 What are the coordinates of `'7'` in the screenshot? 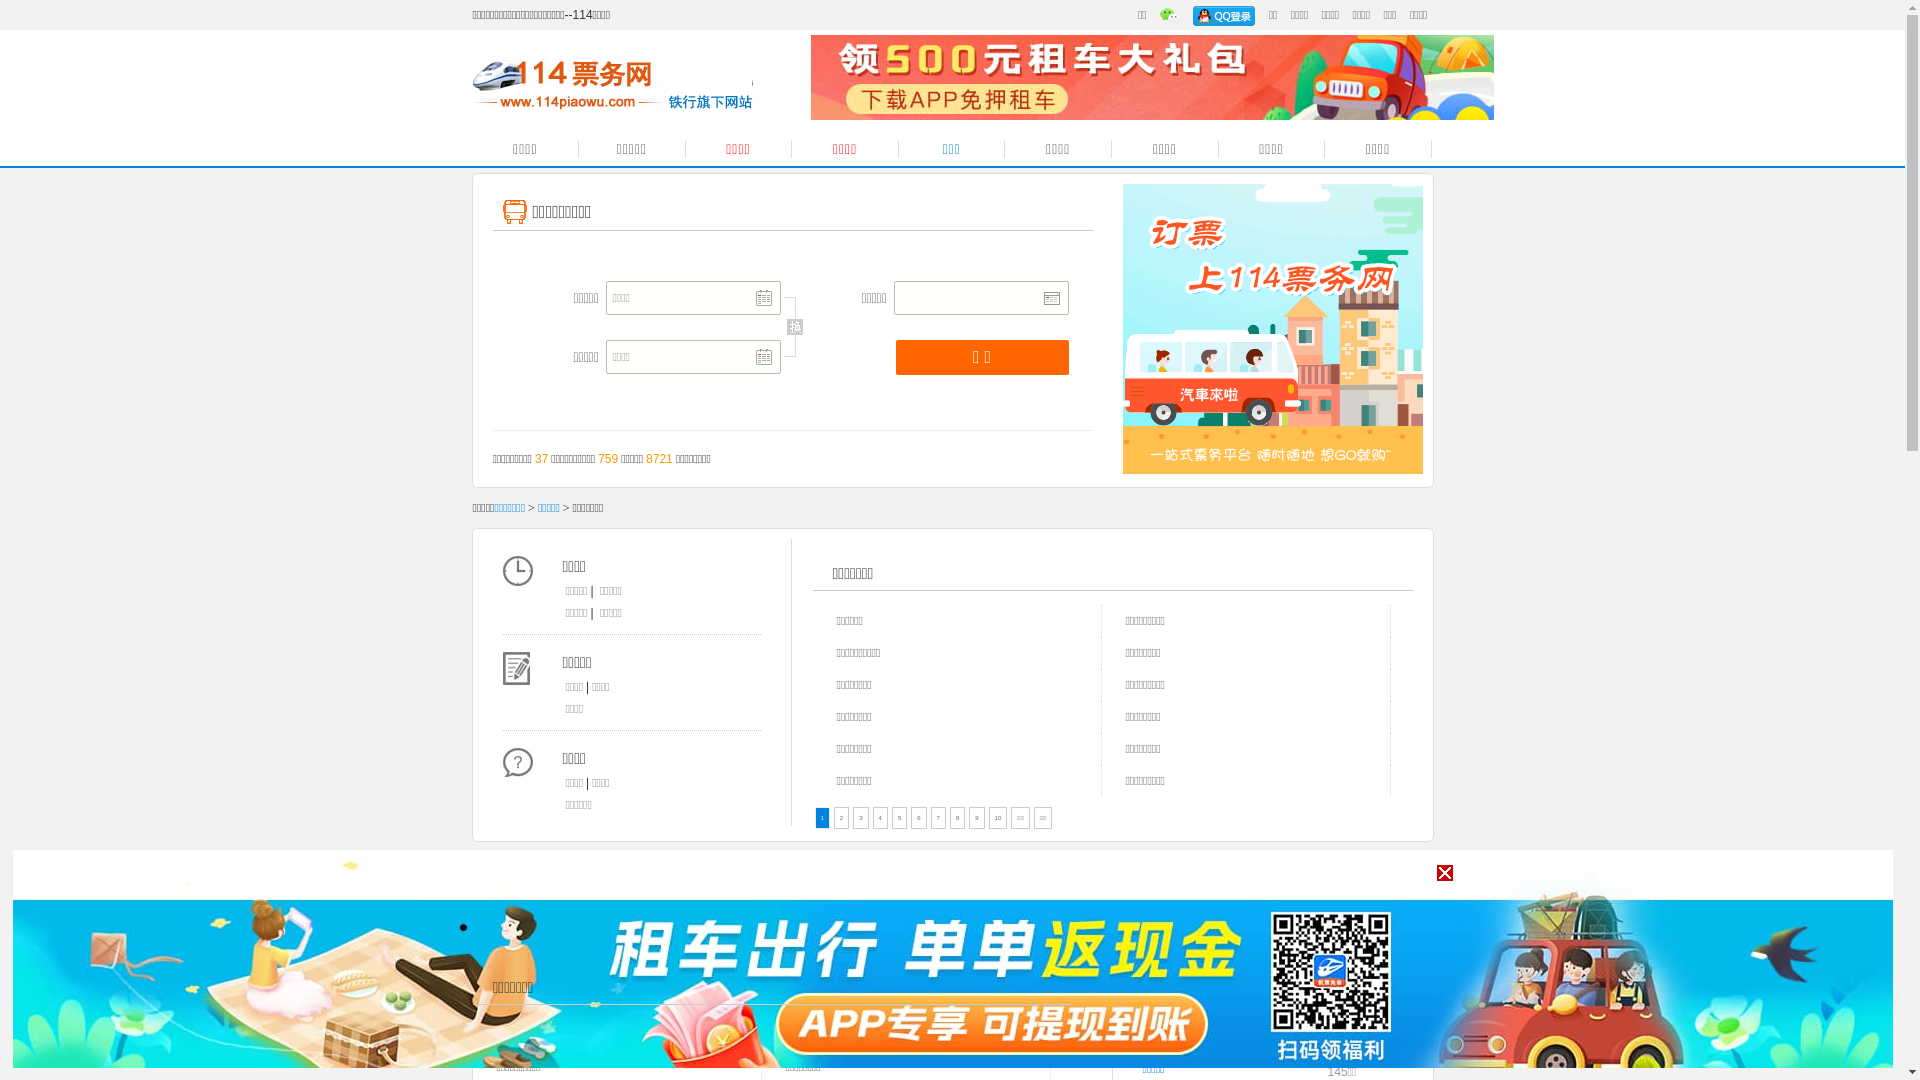 It's located at (930, 817).